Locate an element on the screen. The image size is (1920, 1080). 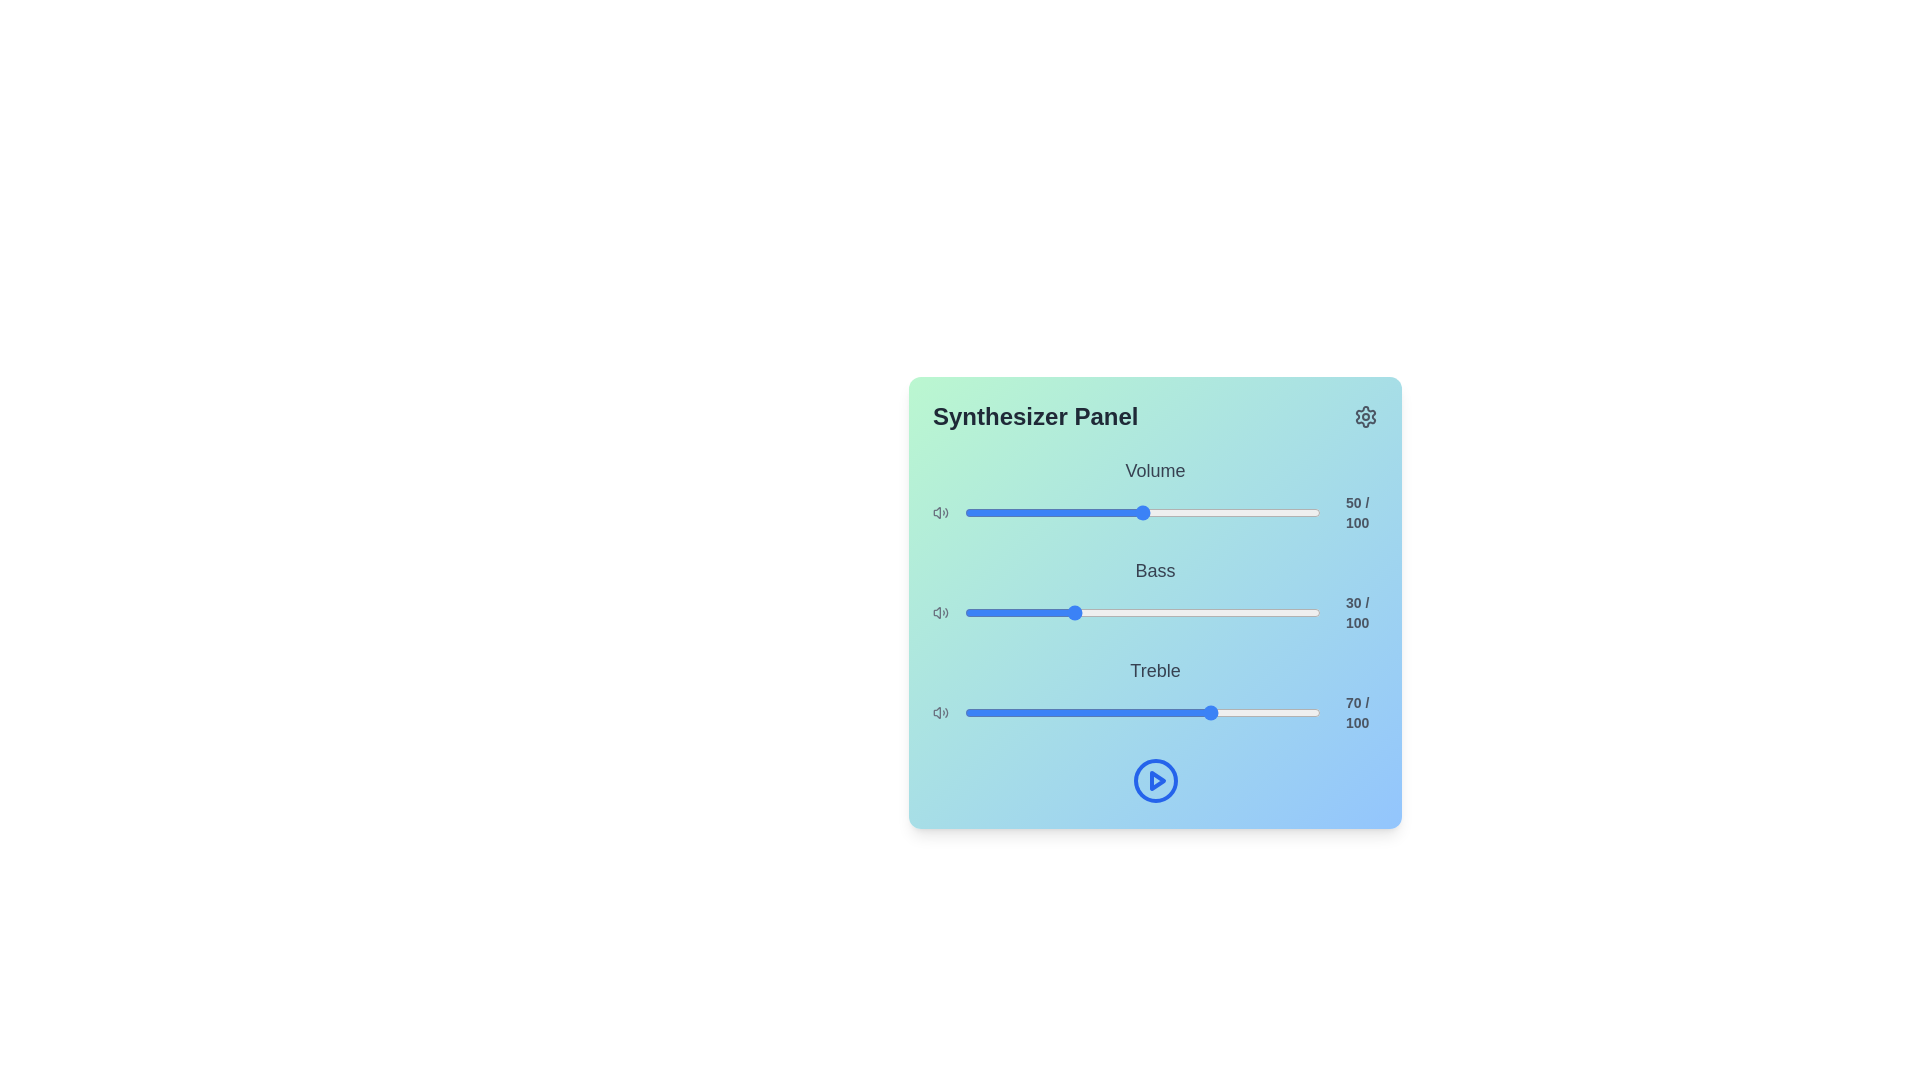
the treble slider to 67 value is located at coordinates (1202, 712).